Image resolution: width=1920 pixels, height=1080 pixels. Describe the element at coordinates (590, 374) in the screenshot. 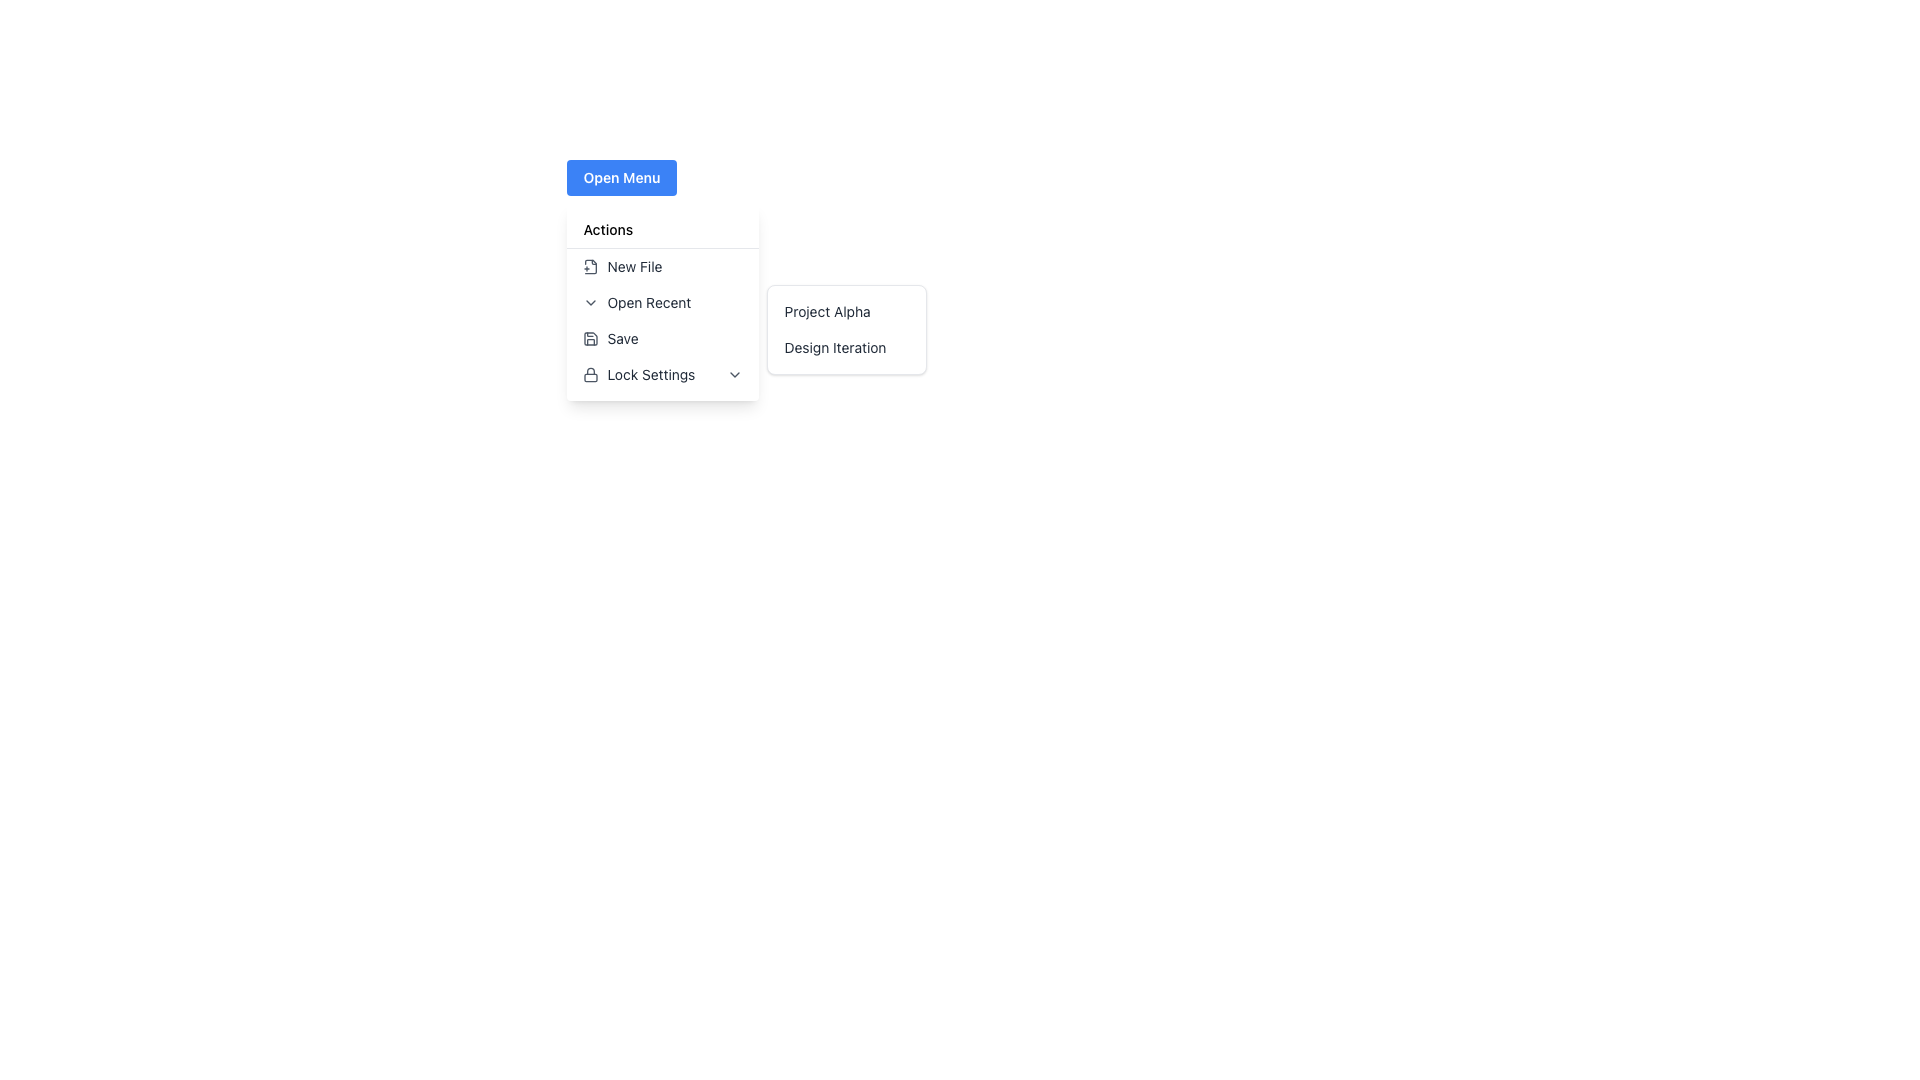

I see `the decorative icon representing the 'Lock Settings' option in the dropdown menu adjacent to the text item` at that location.